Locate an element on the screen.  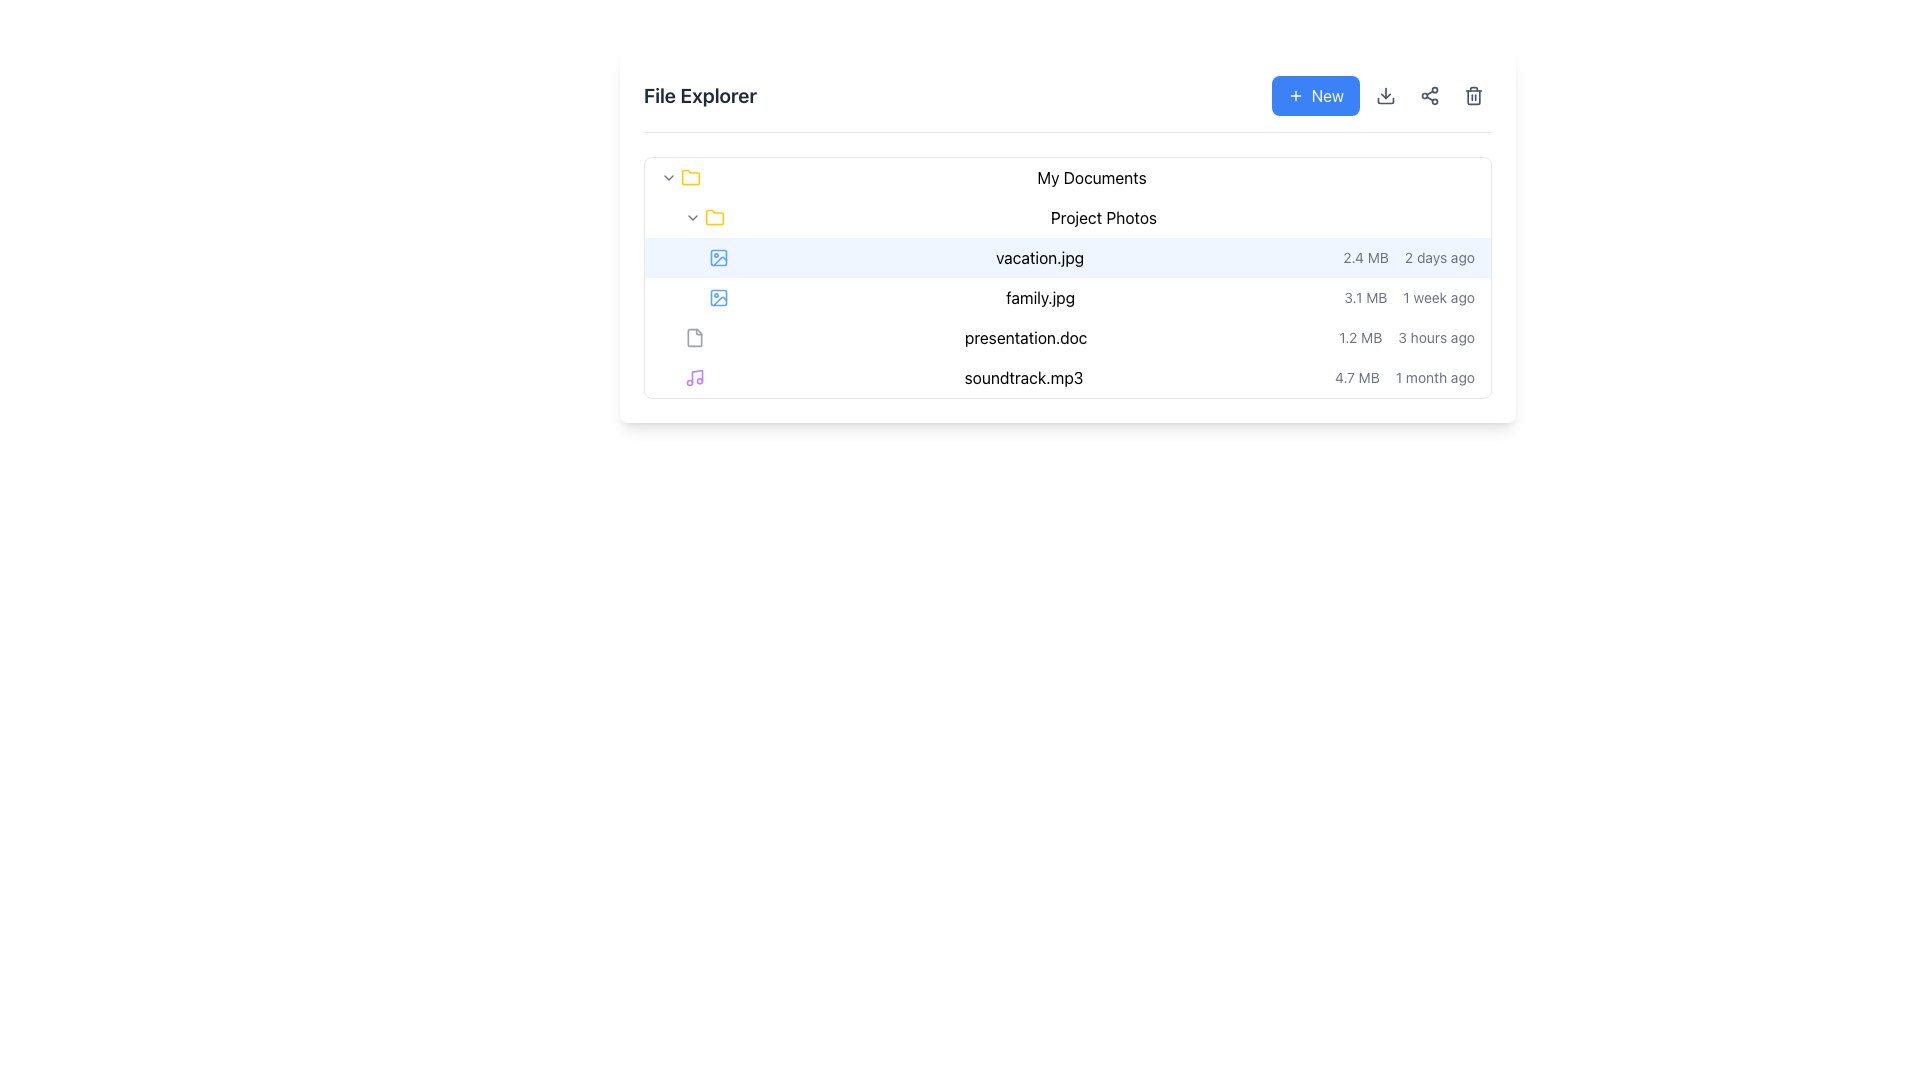
the download icon button located in the top-right corner of the interface is located at coordinates (1385, 96).